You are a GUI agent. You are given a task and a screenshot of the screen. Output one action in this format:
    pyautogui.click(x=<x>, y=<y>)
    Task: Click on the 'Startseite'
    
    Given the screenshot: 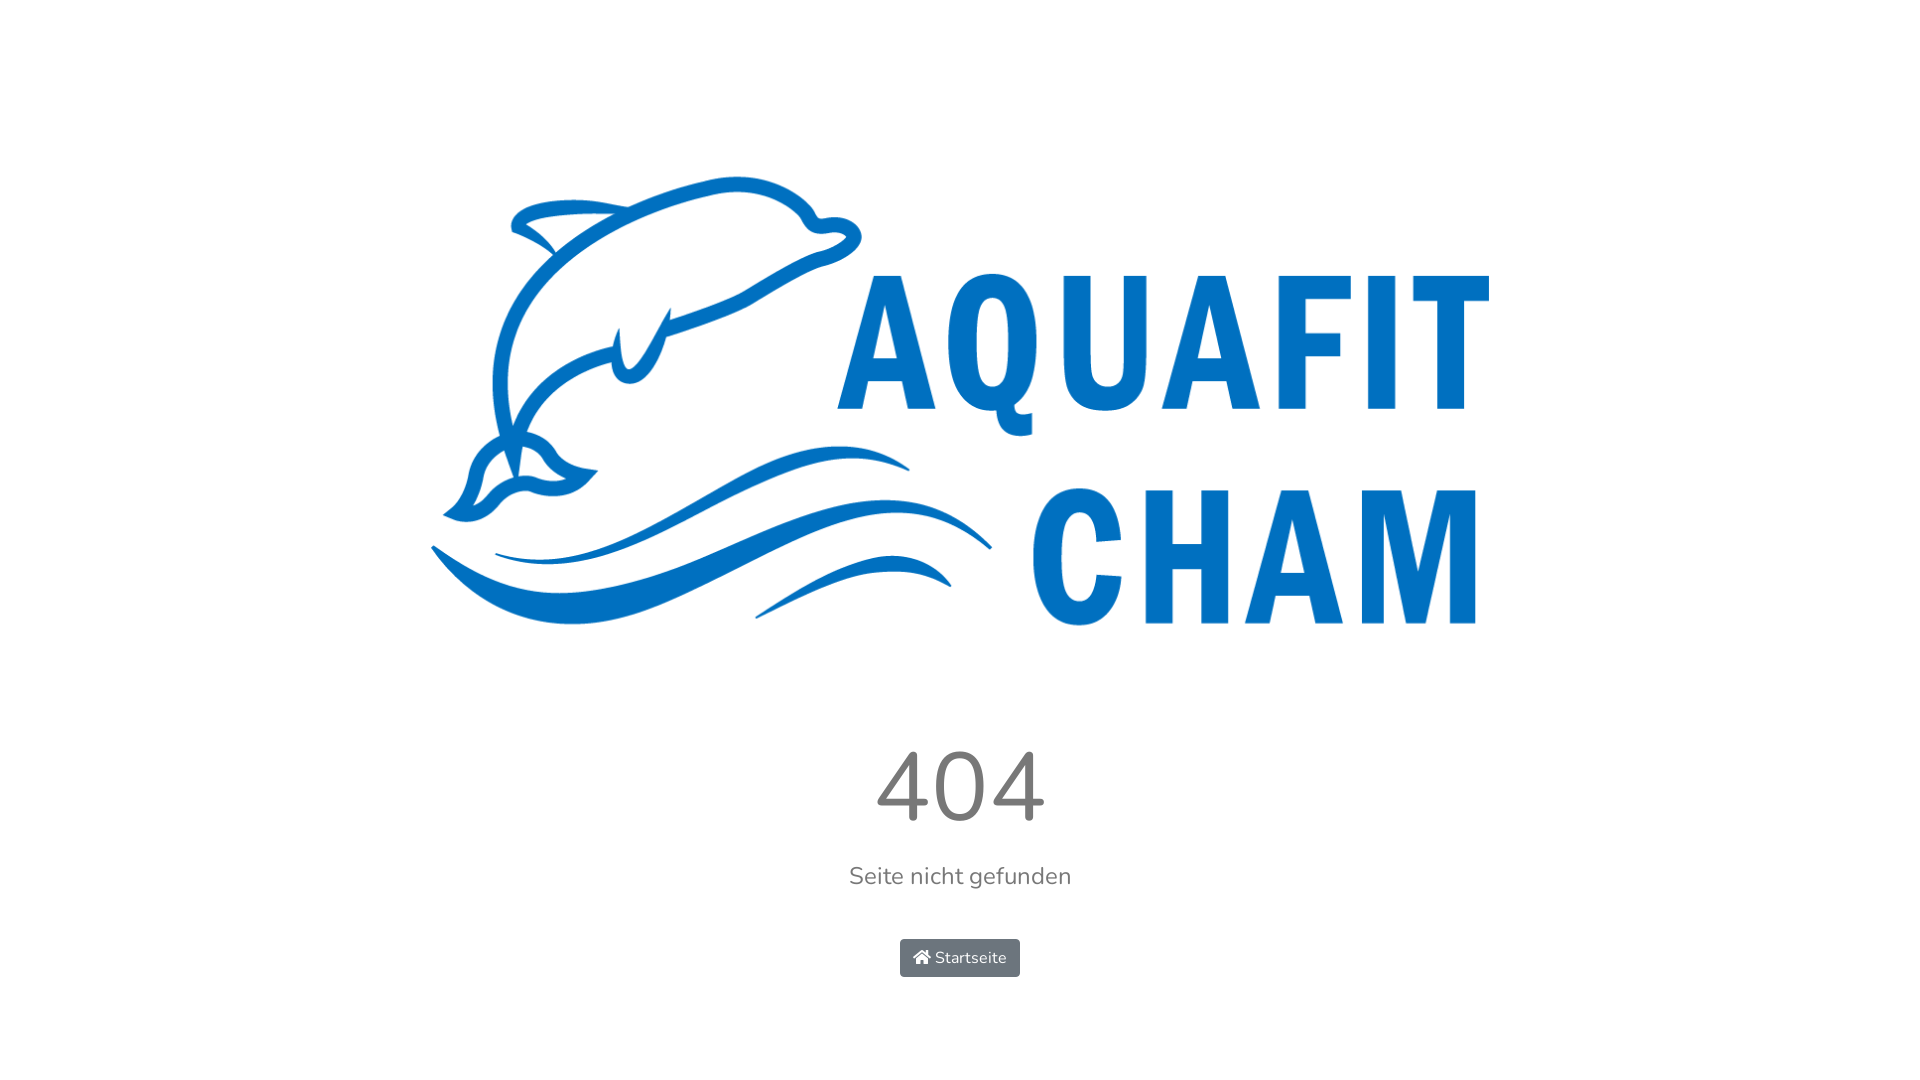 What is the action you would take?
    pyautogui.click(x=960, y=956)
    